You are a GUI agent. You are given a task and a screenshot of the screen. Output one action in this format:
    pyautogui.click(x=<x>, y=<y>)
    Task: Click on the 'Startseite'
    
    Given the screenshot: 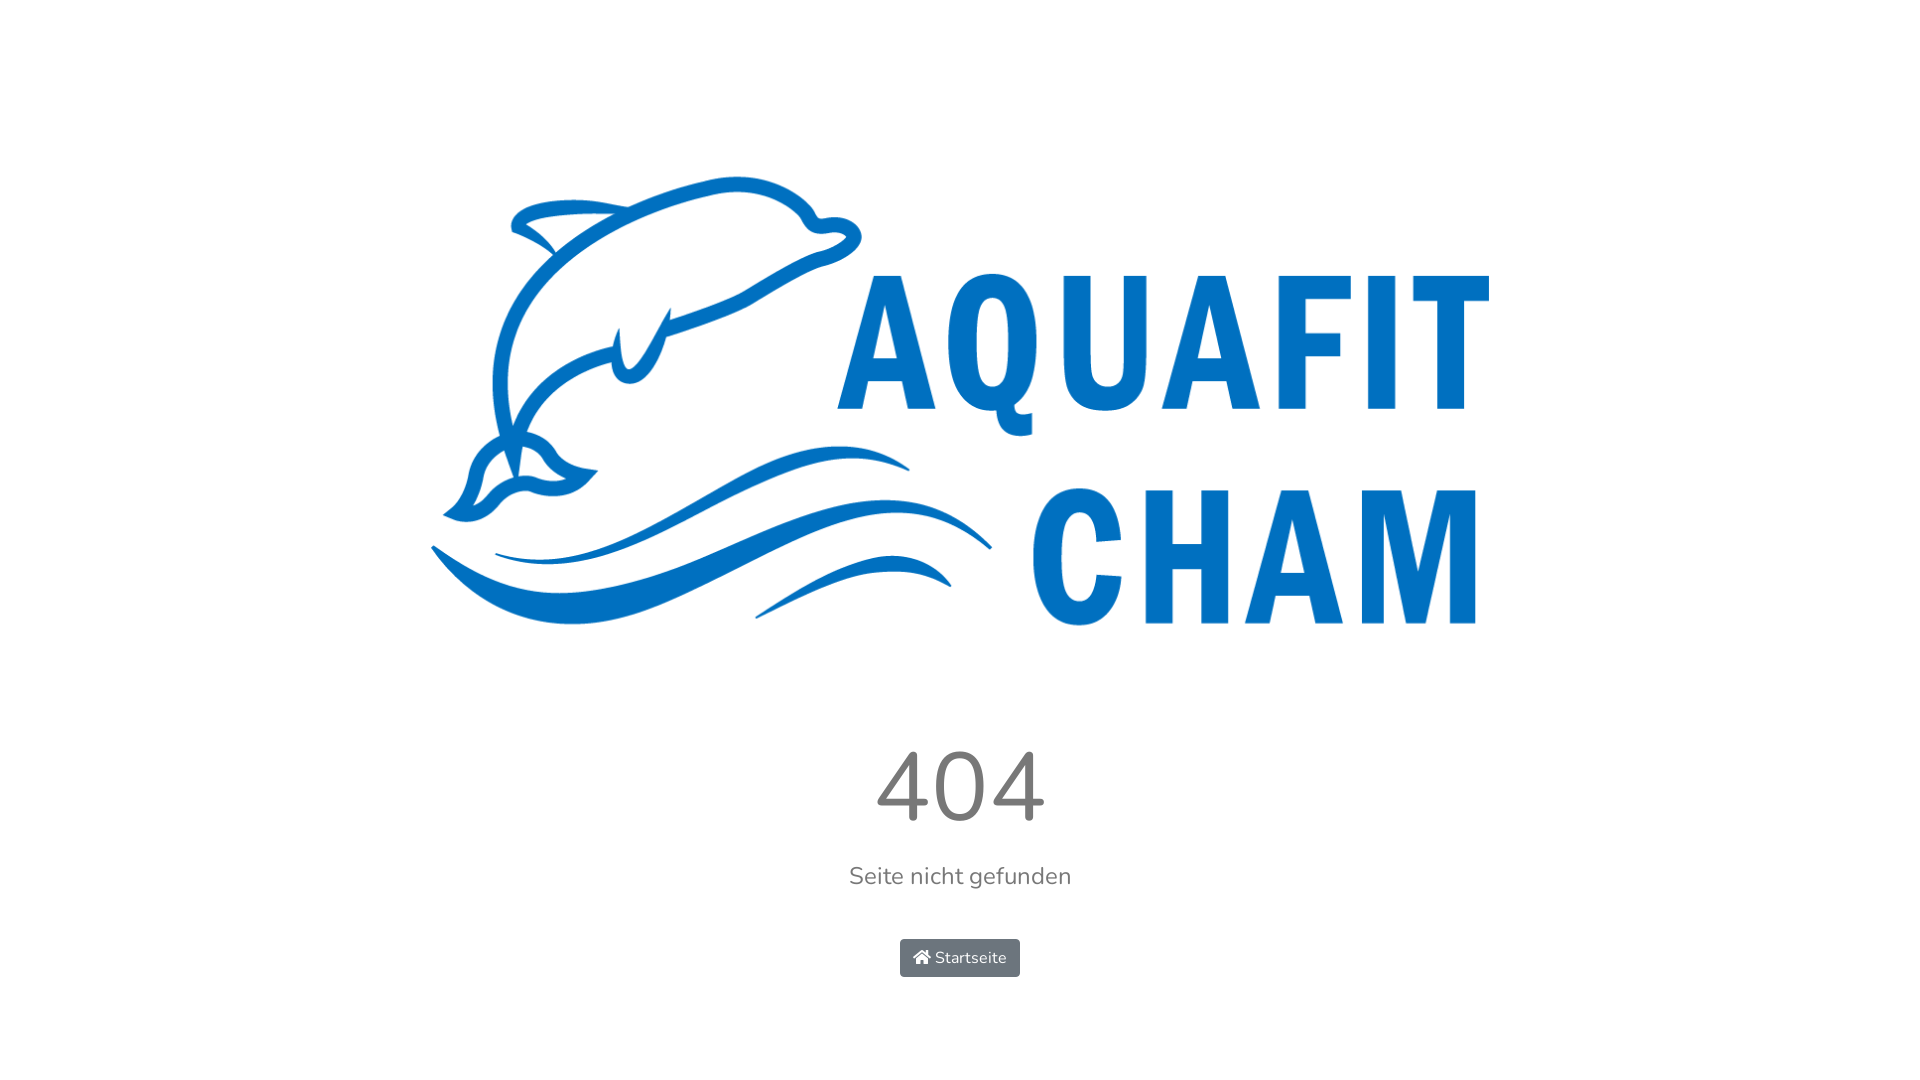 What is the action you would take?
    pyautogui.click(x=960, y=956)
    